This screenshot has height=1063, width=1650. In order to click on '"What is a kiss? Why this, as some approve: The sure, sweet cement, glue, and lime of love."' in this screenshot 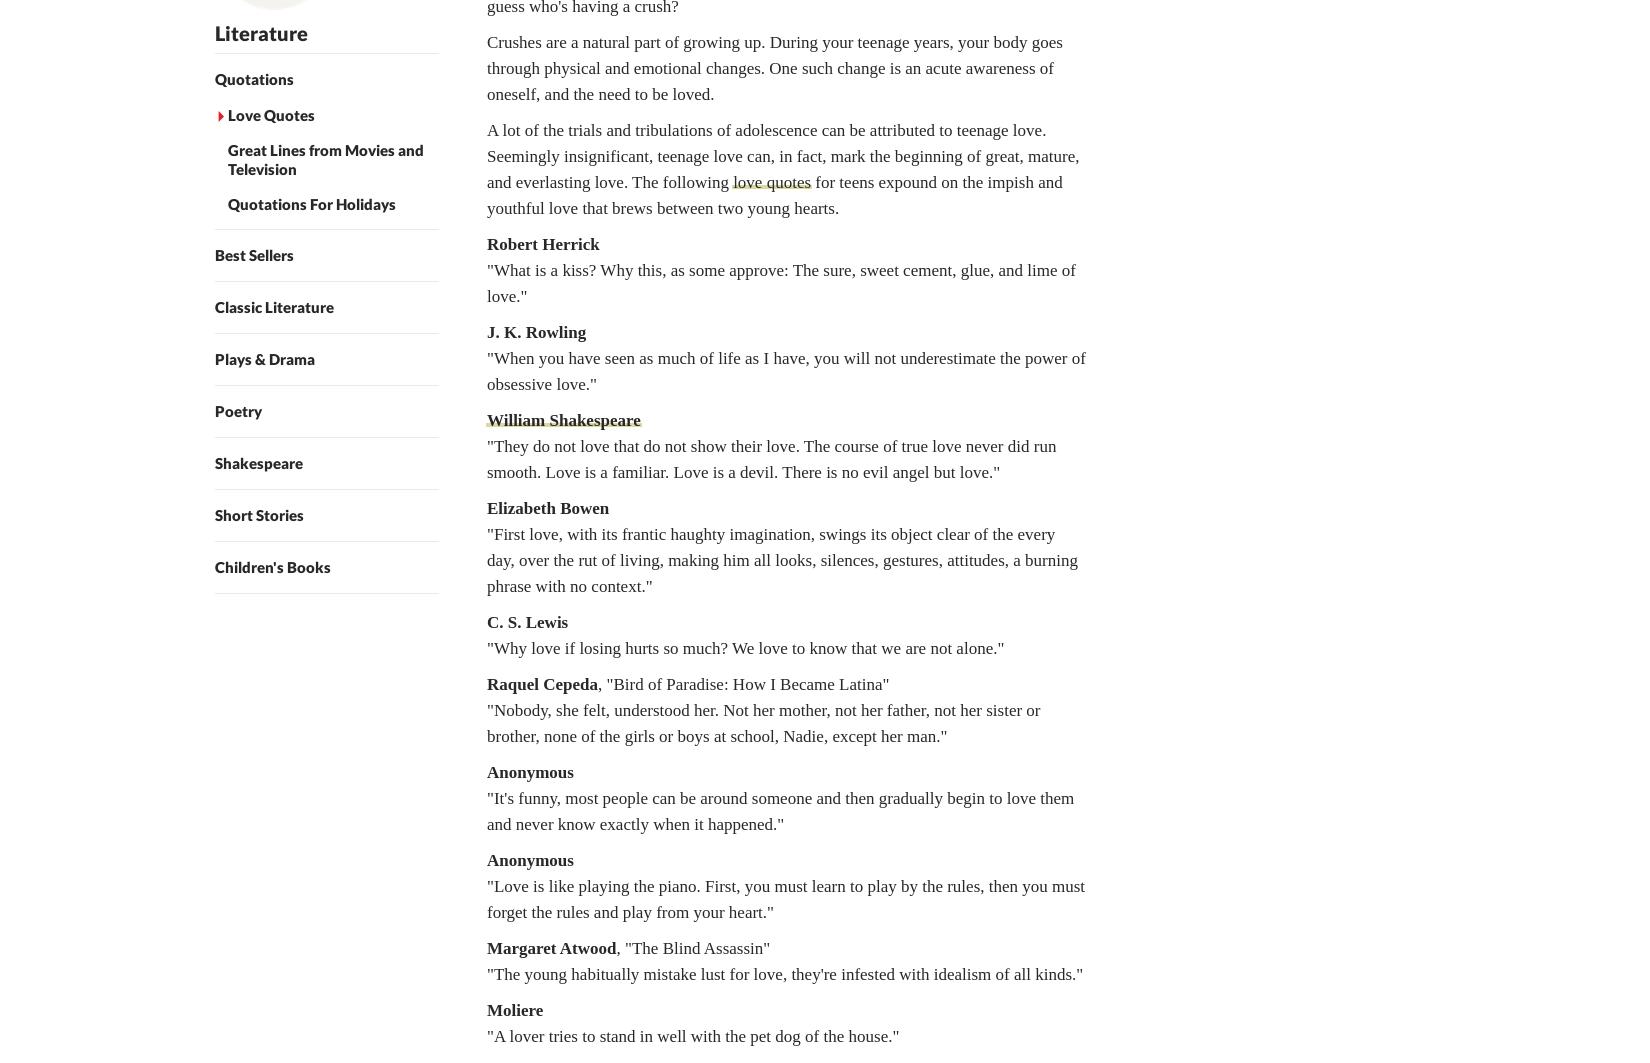, I will do `click(486, 283)`.